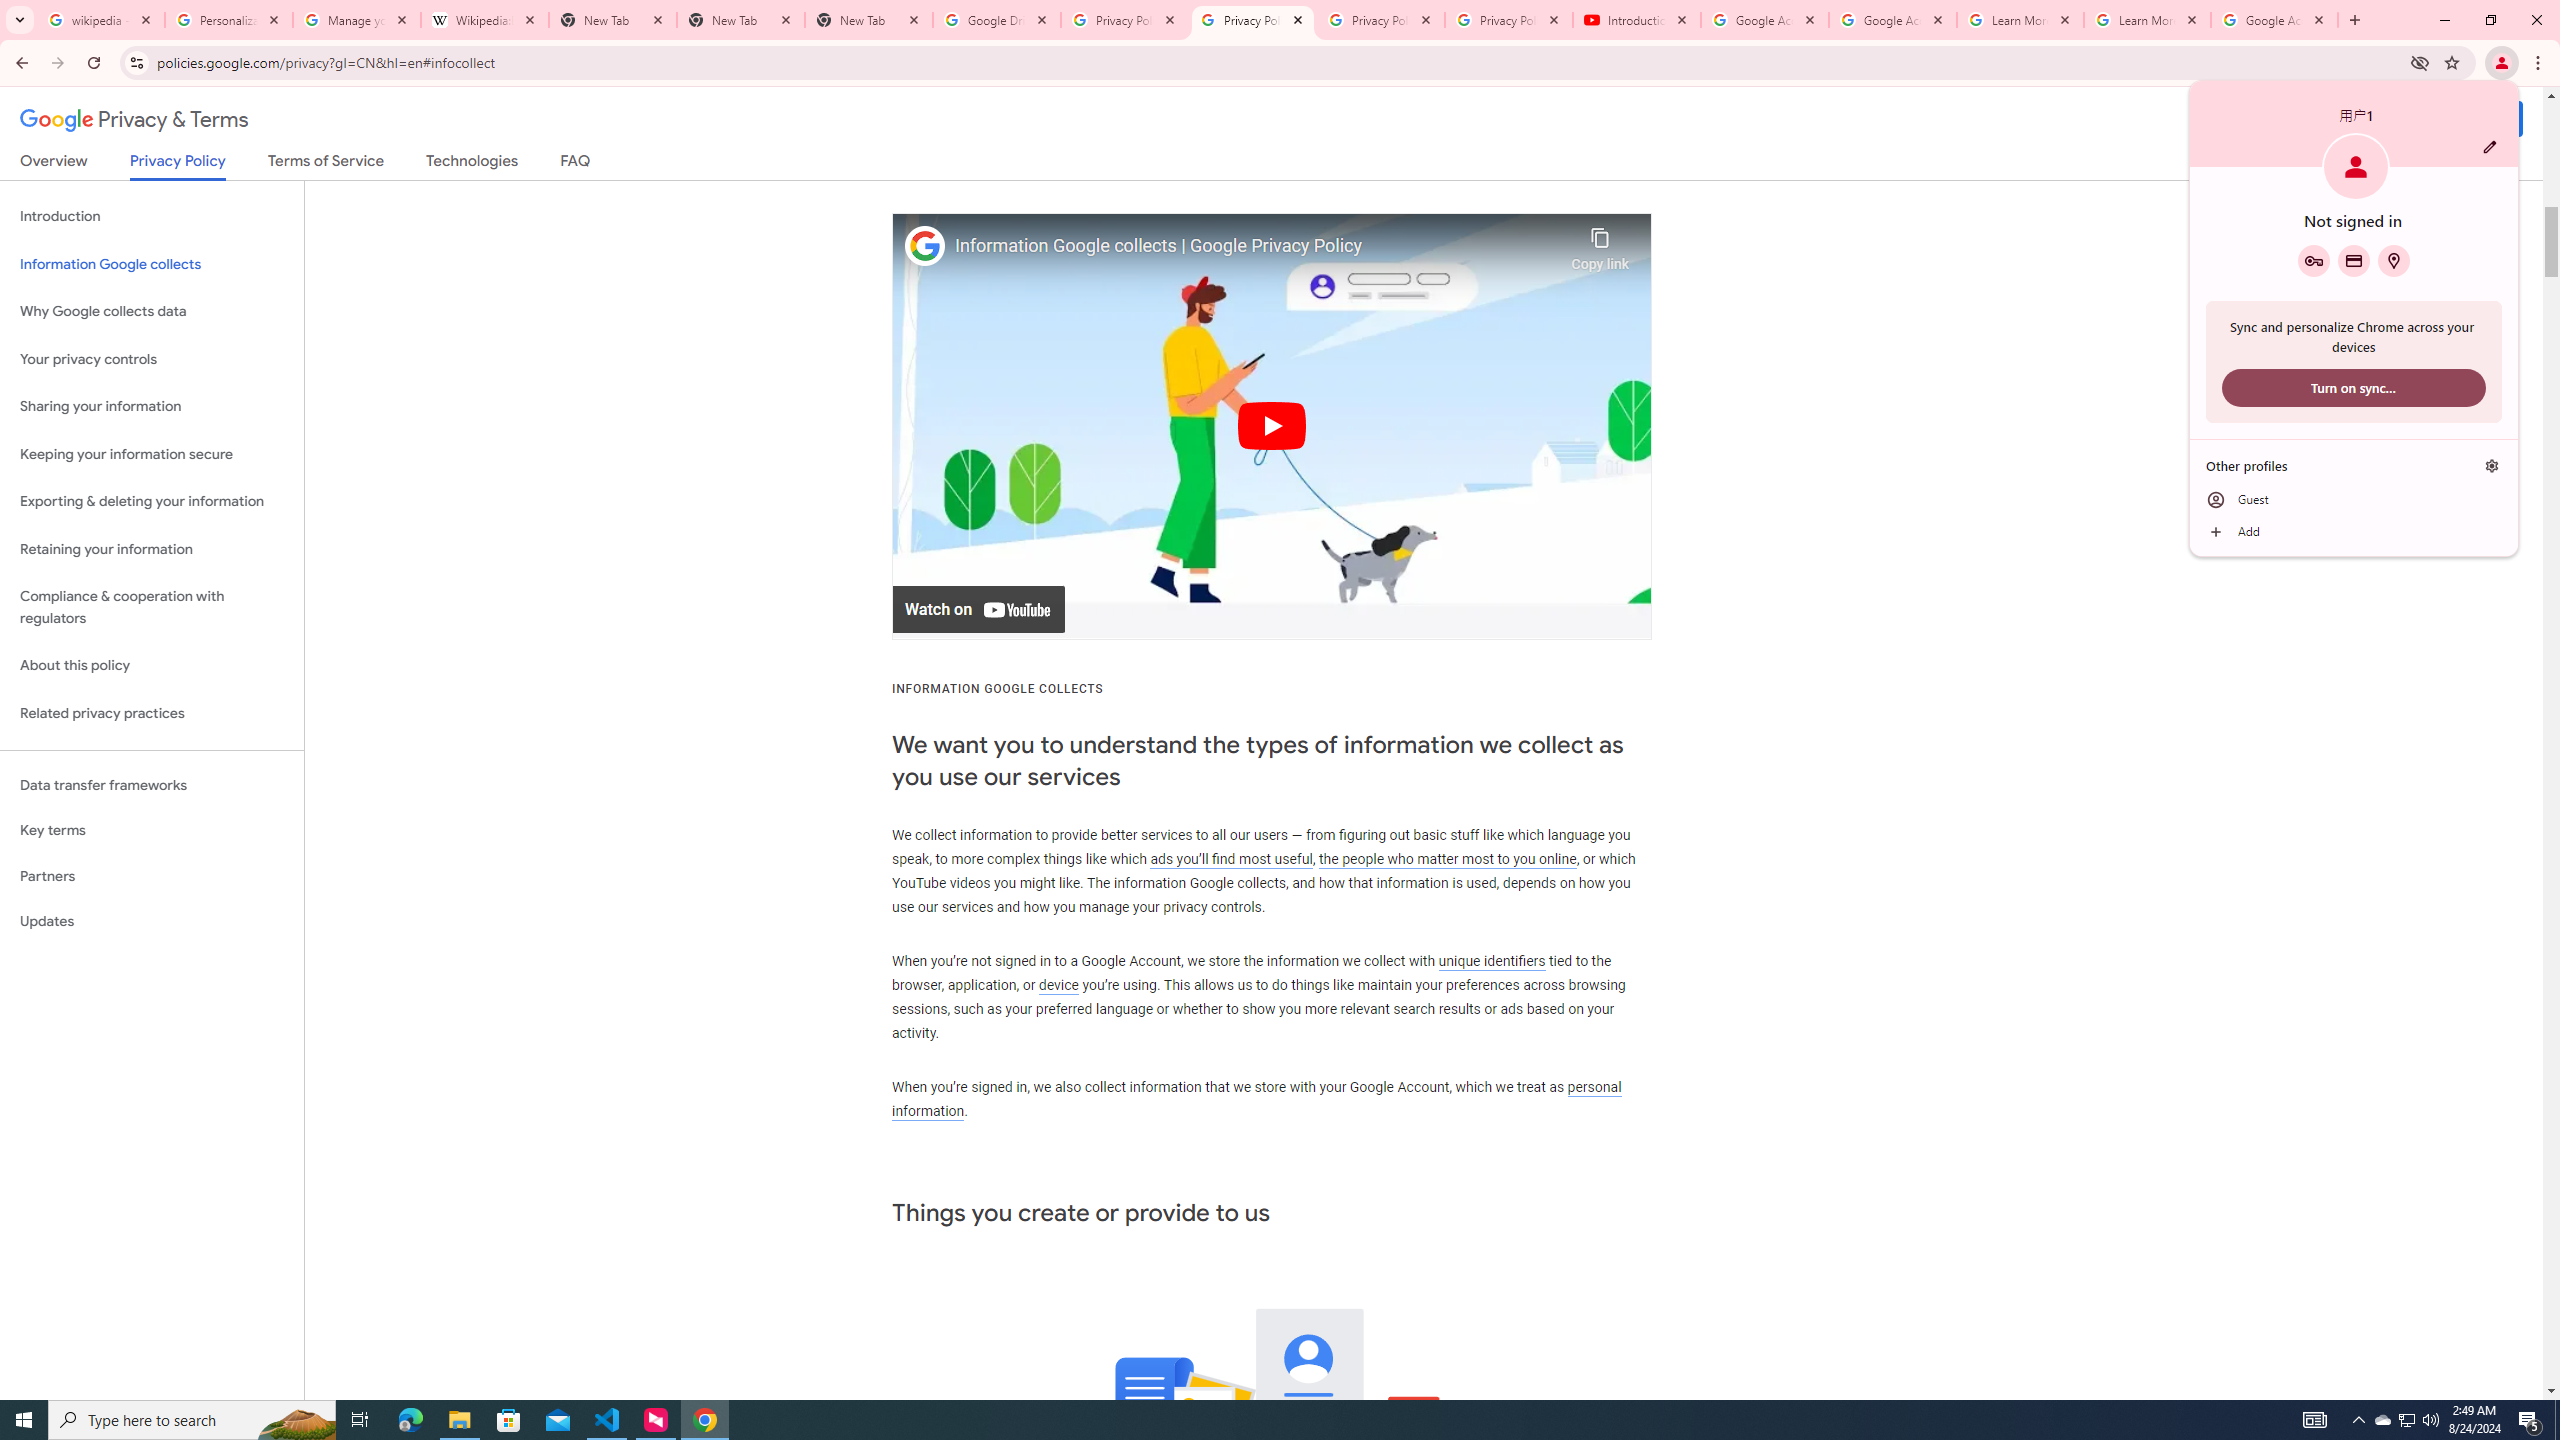  I want to click on 'User Promoted Notification Area', so click(2405, 1418).